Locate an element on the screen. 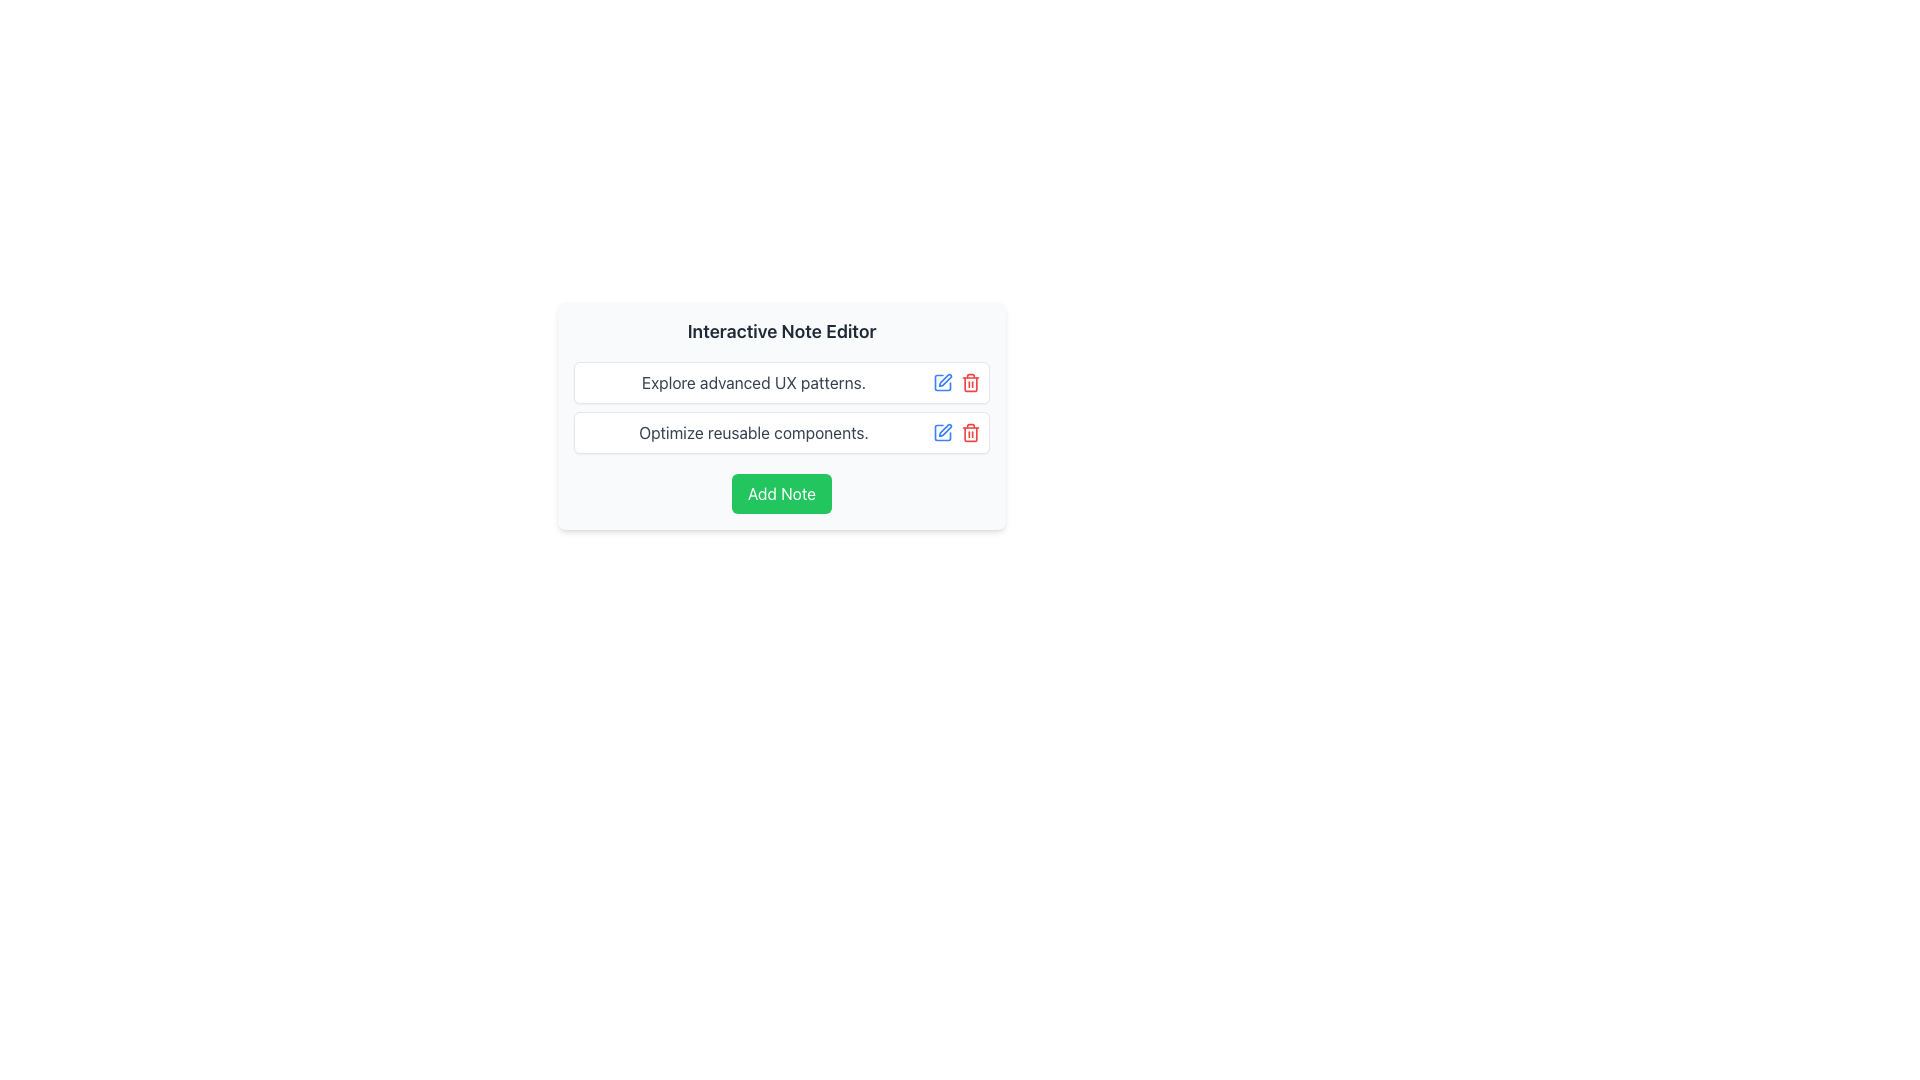 The height and width of the screenshot is (1080, 1920). the trash icon button located to the right of the blue edit icon for the list item 'Explore advanced UX patterns.' is located at coordinates (970, 382).